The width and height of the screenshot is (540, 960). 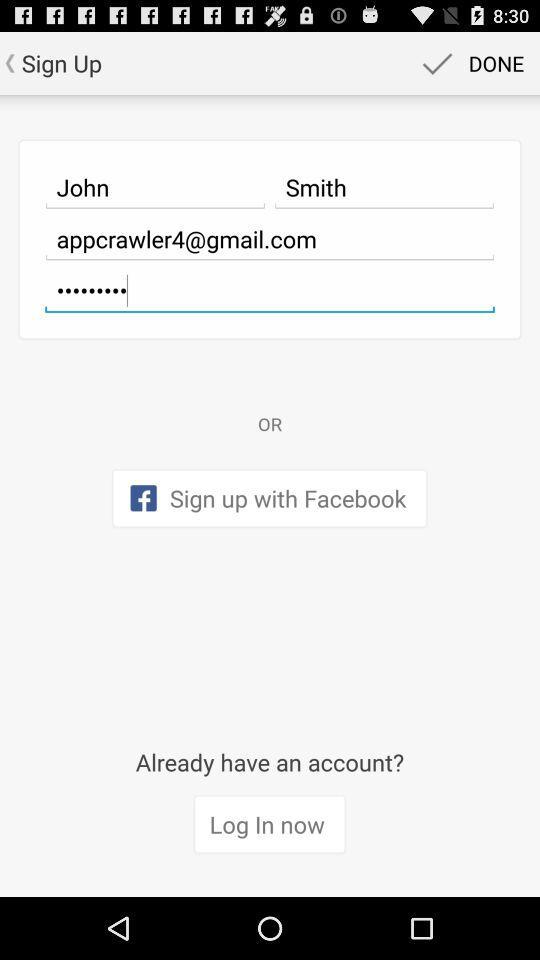 What do you see at coordinates (470, 62) in the screenshot?
I see `the done app` at bounding box center [470, 62].